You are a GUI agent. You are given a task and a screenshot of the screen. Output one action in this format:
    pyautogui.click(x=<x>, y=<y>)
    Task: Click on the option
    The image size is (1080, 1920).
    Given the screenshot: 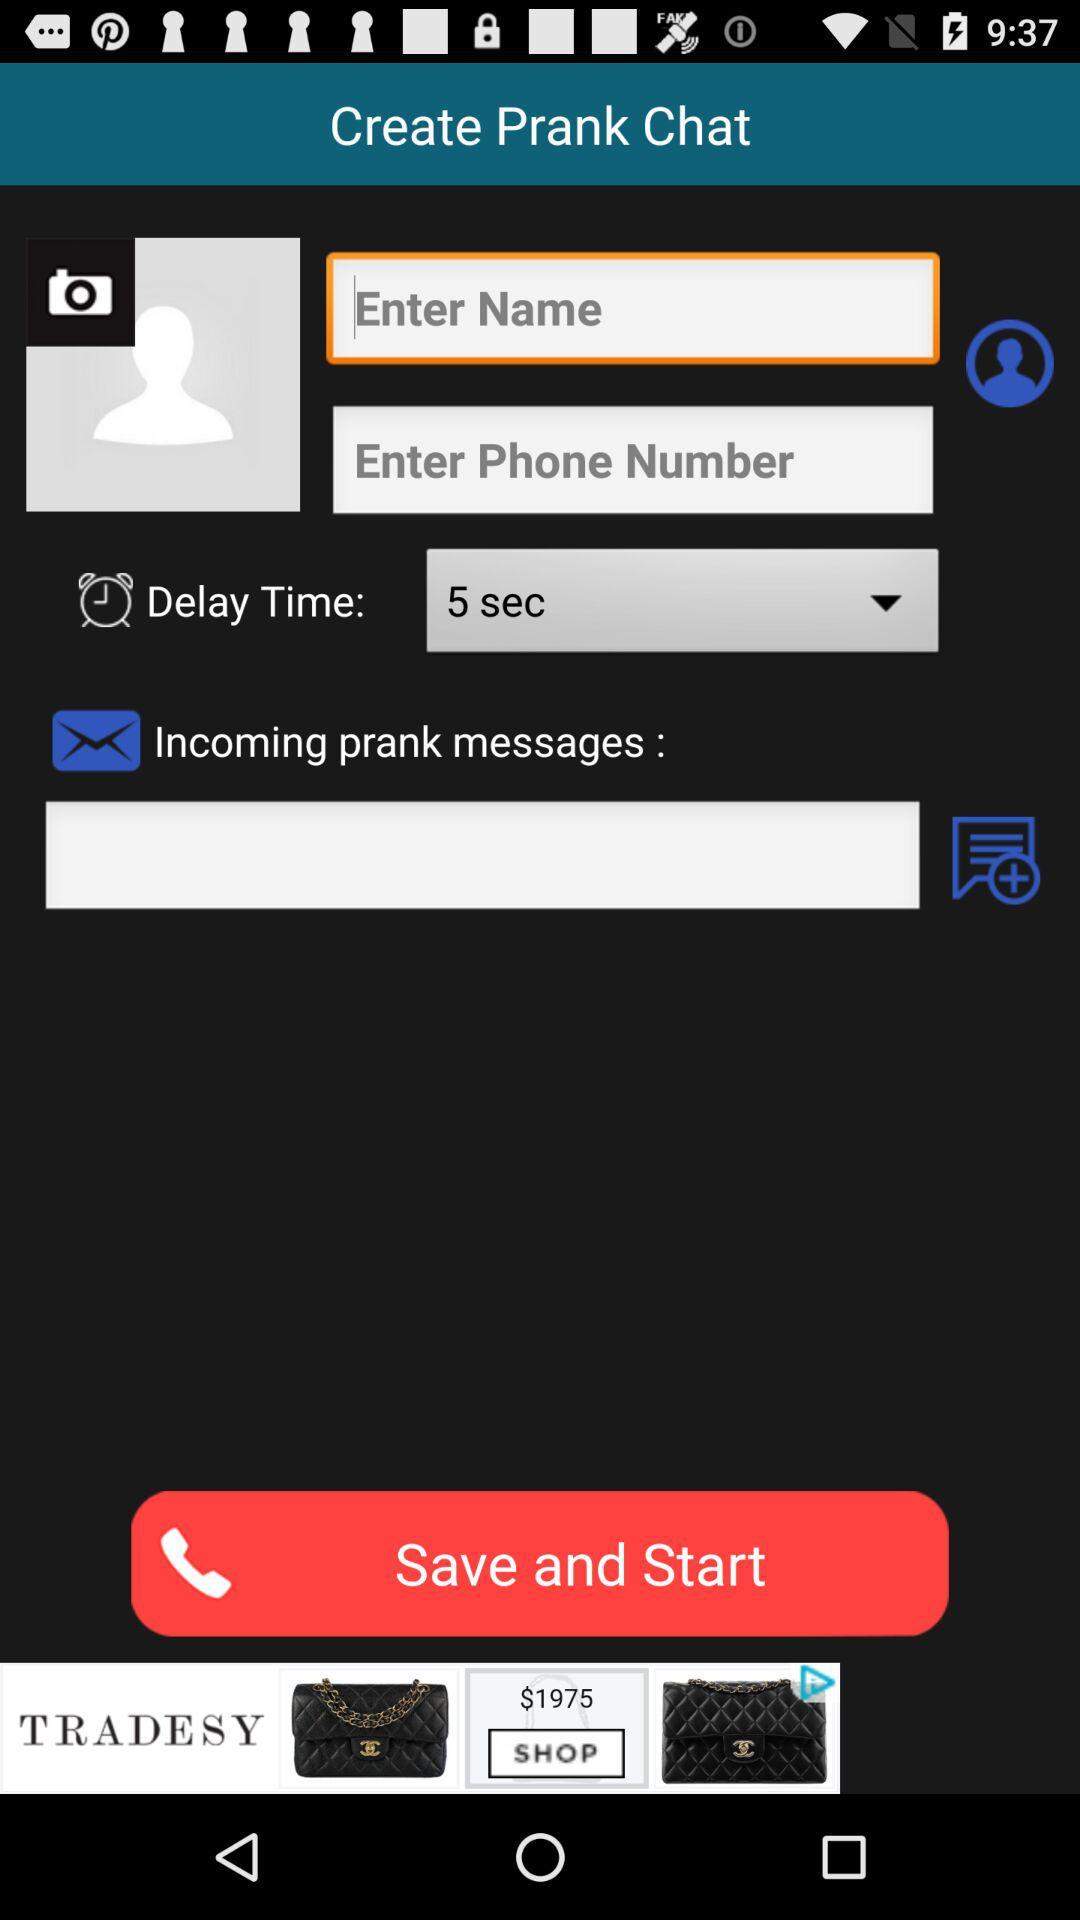 What is the action you would take?
    pyautogui.click(x=996, y=860)
    